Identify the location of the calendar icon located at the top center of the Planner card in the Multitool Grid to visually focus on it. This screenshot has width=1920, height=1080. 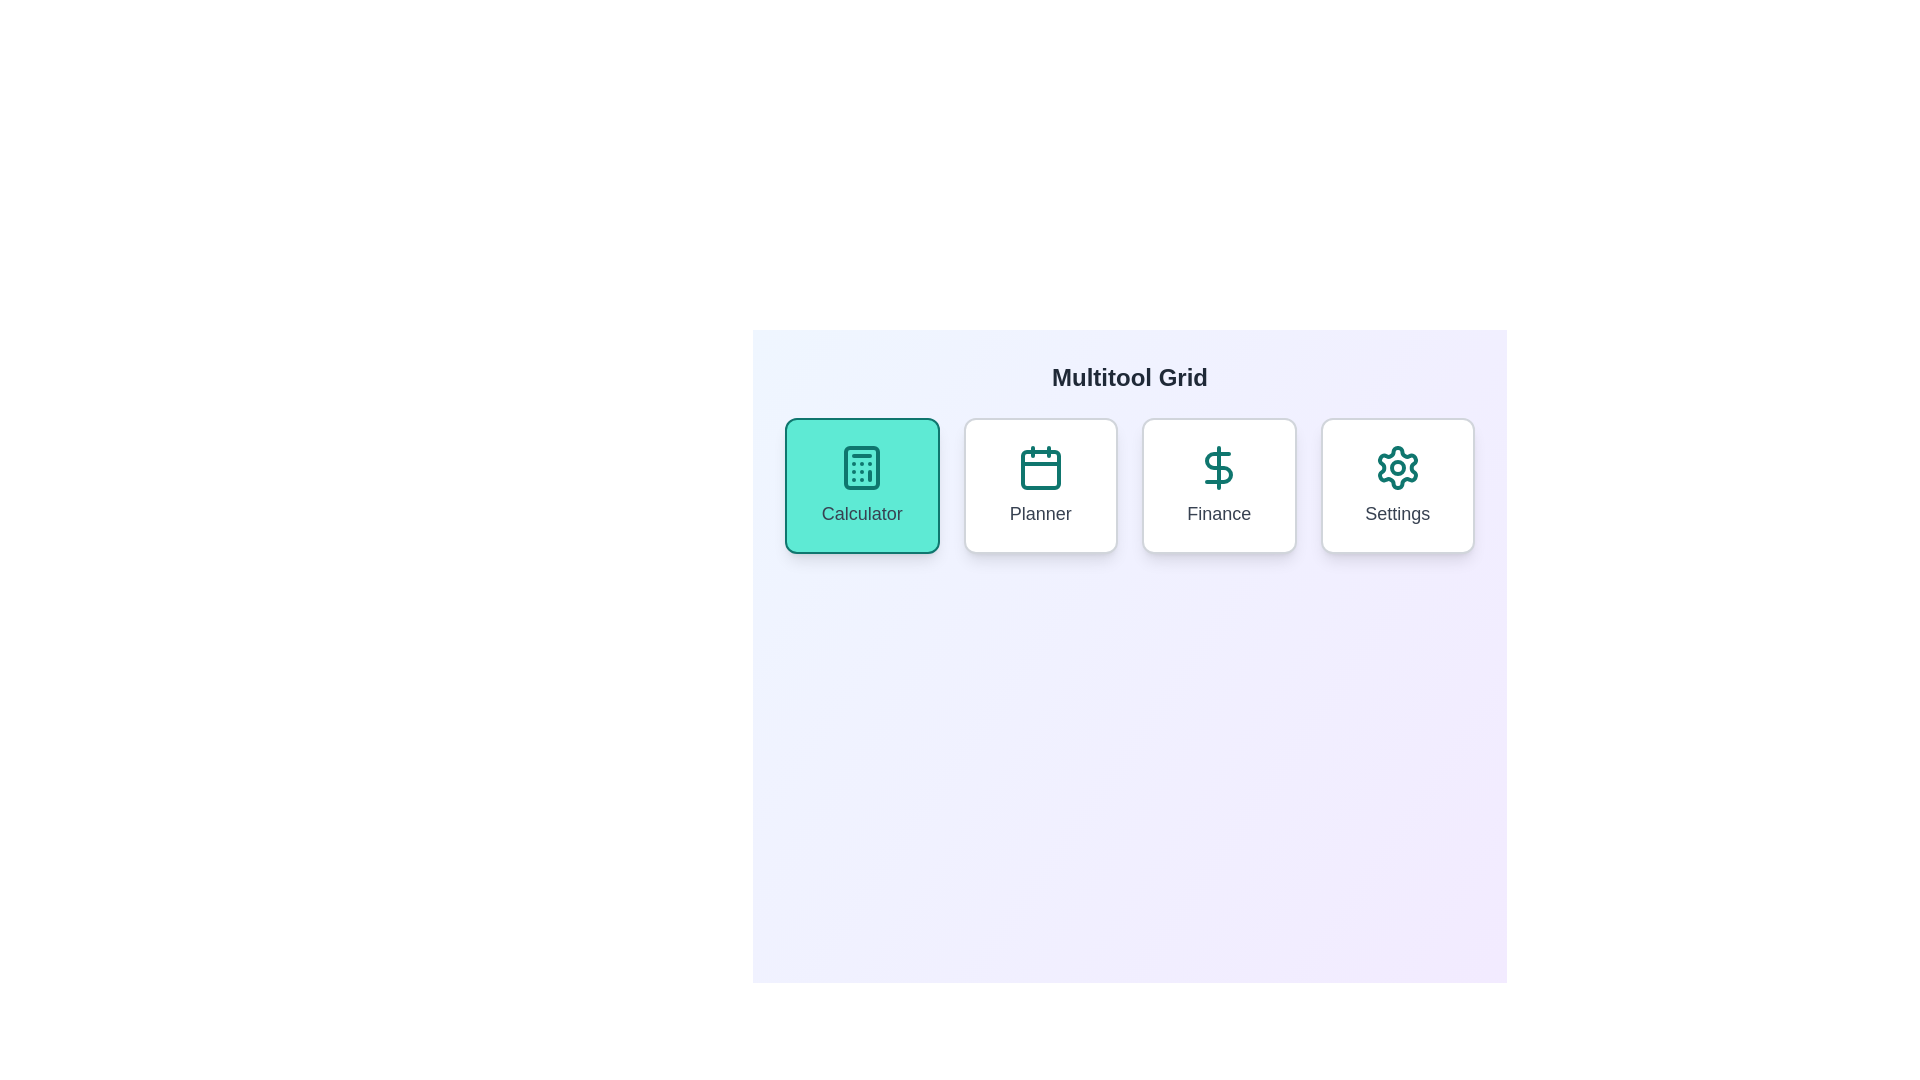
(1040, 467).